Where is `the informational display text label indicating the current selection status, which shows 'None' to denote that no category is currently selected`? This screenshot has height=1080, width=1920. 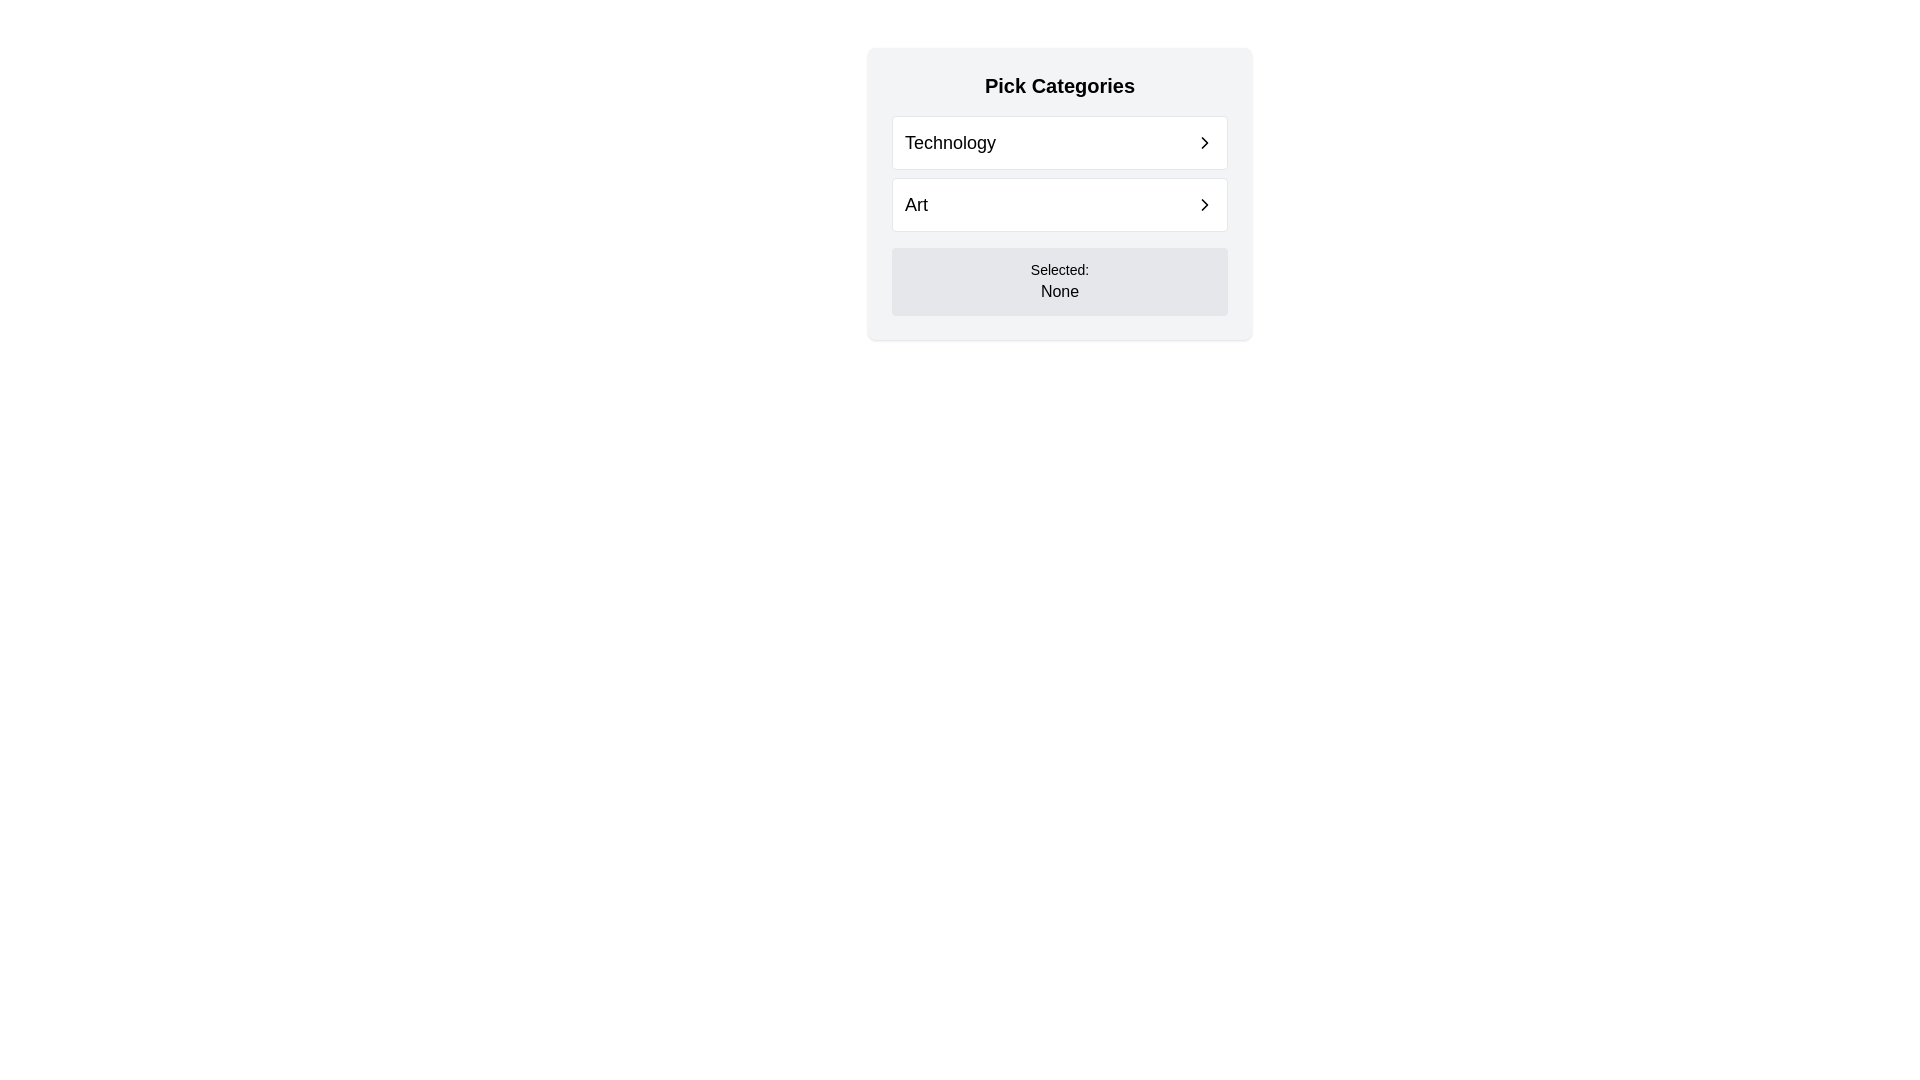 the informational display text label indicating the current selection status, which shows 'None' to denote that no category is currently selected is located at coordinates (1059, 281).